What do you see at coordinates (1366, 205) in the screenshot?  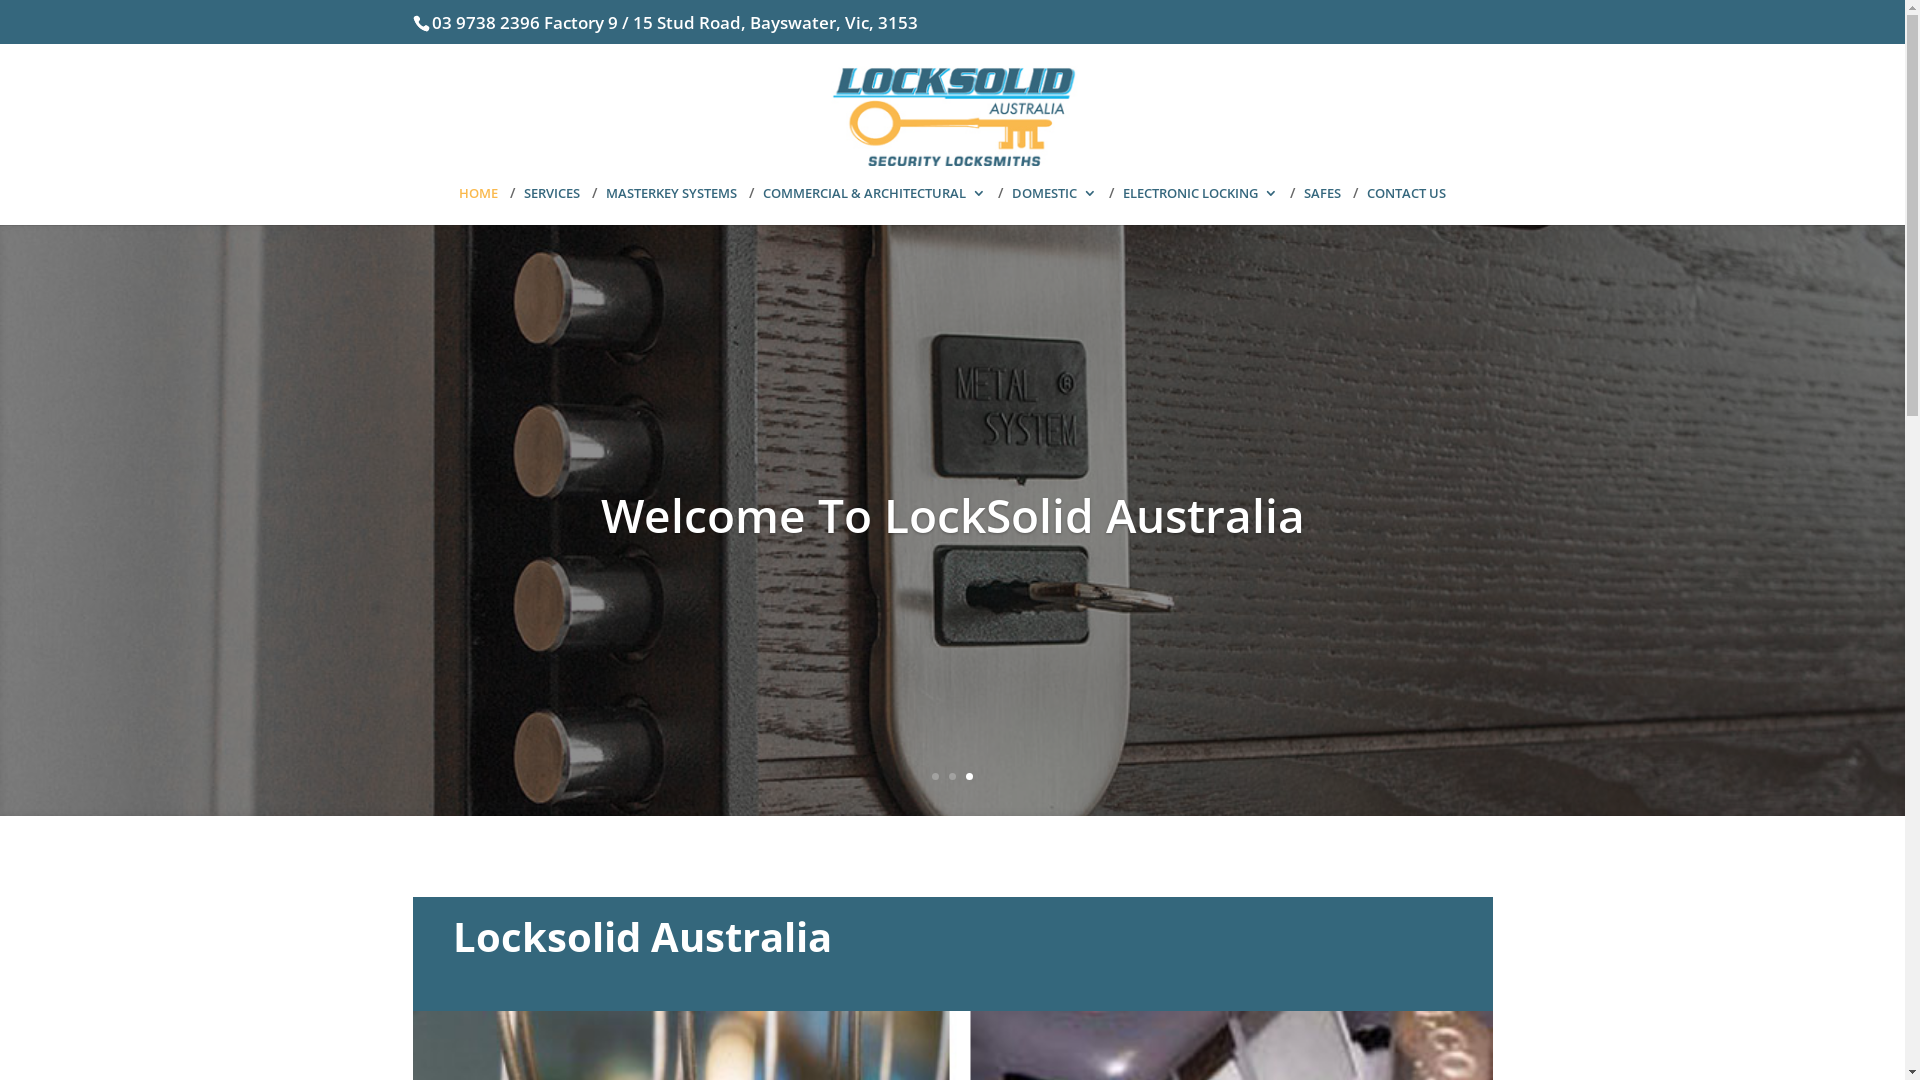 I see `'CONTACT US'` at bounding box center [1366, 205].